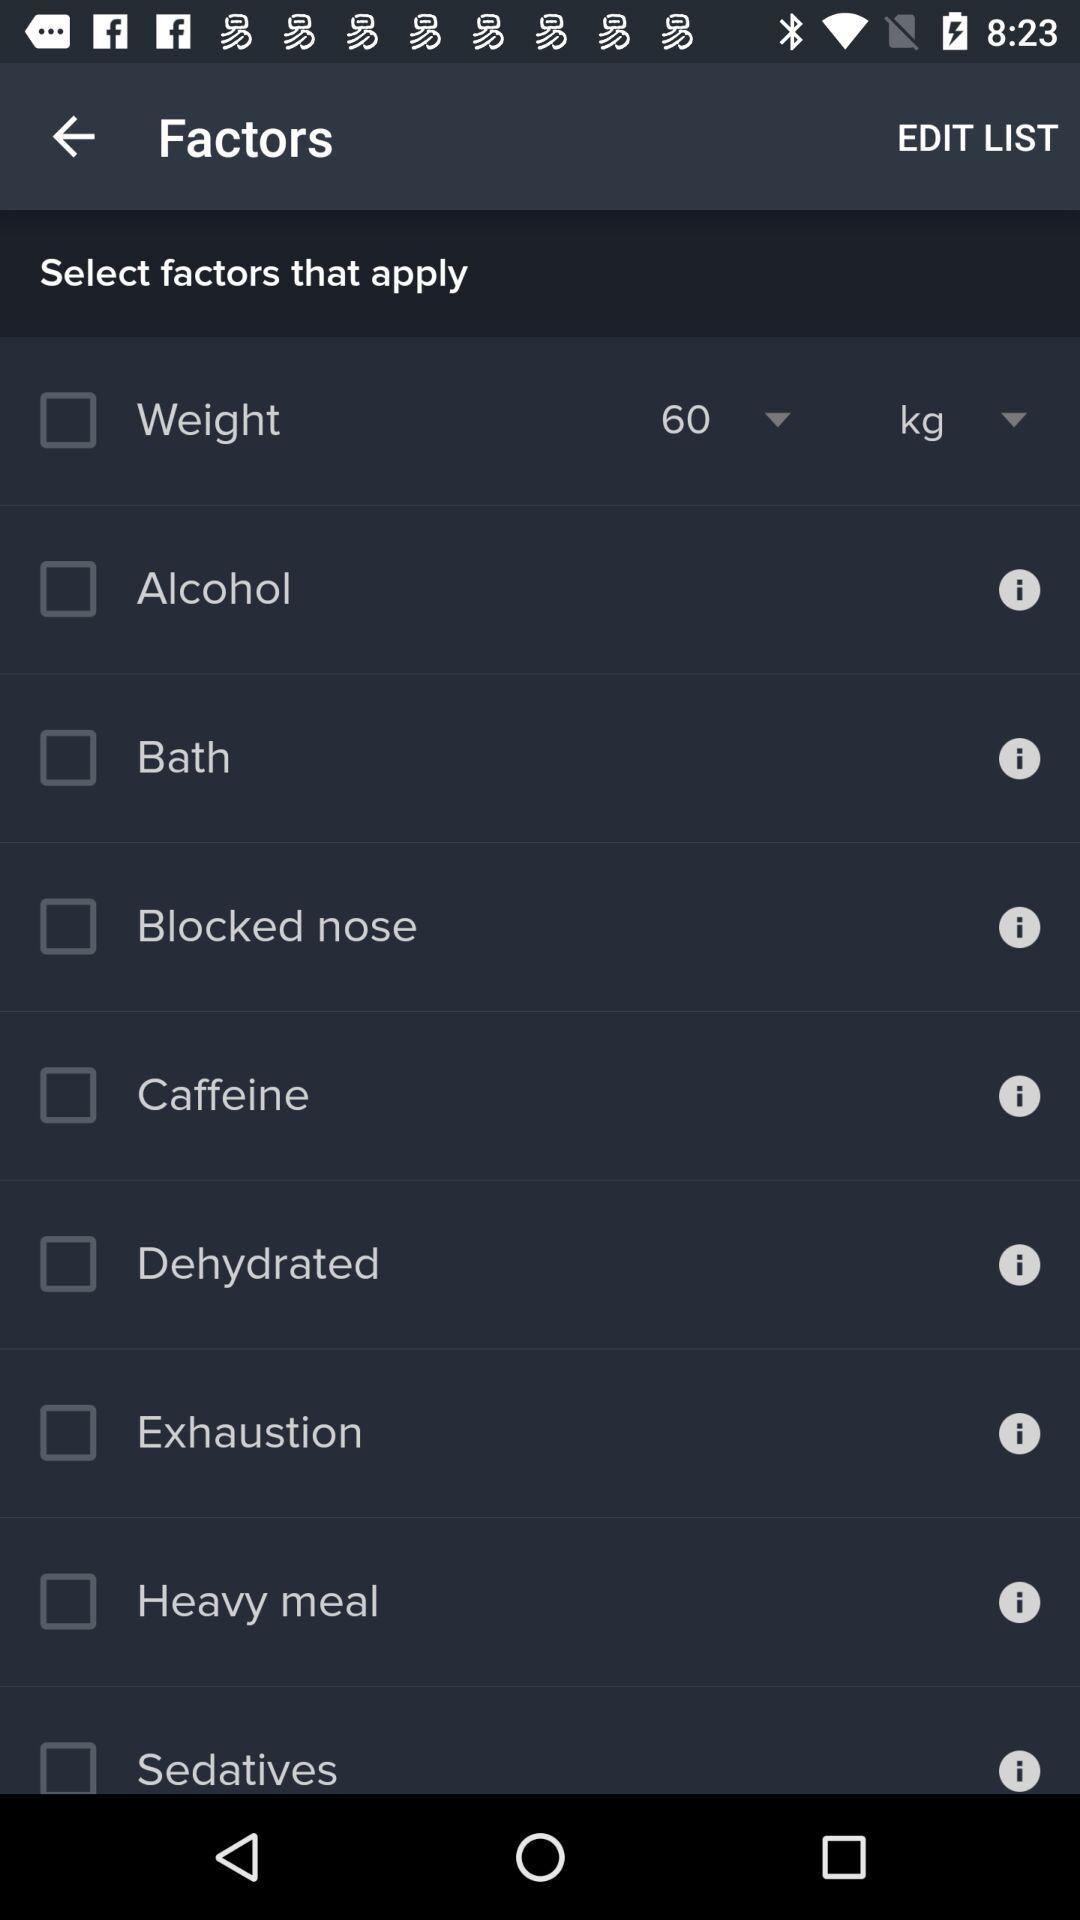  What do you see at coordinates (684, 419) in the screenshot?
I see `icon to the right of the weight` at bounding box center [684, 419].